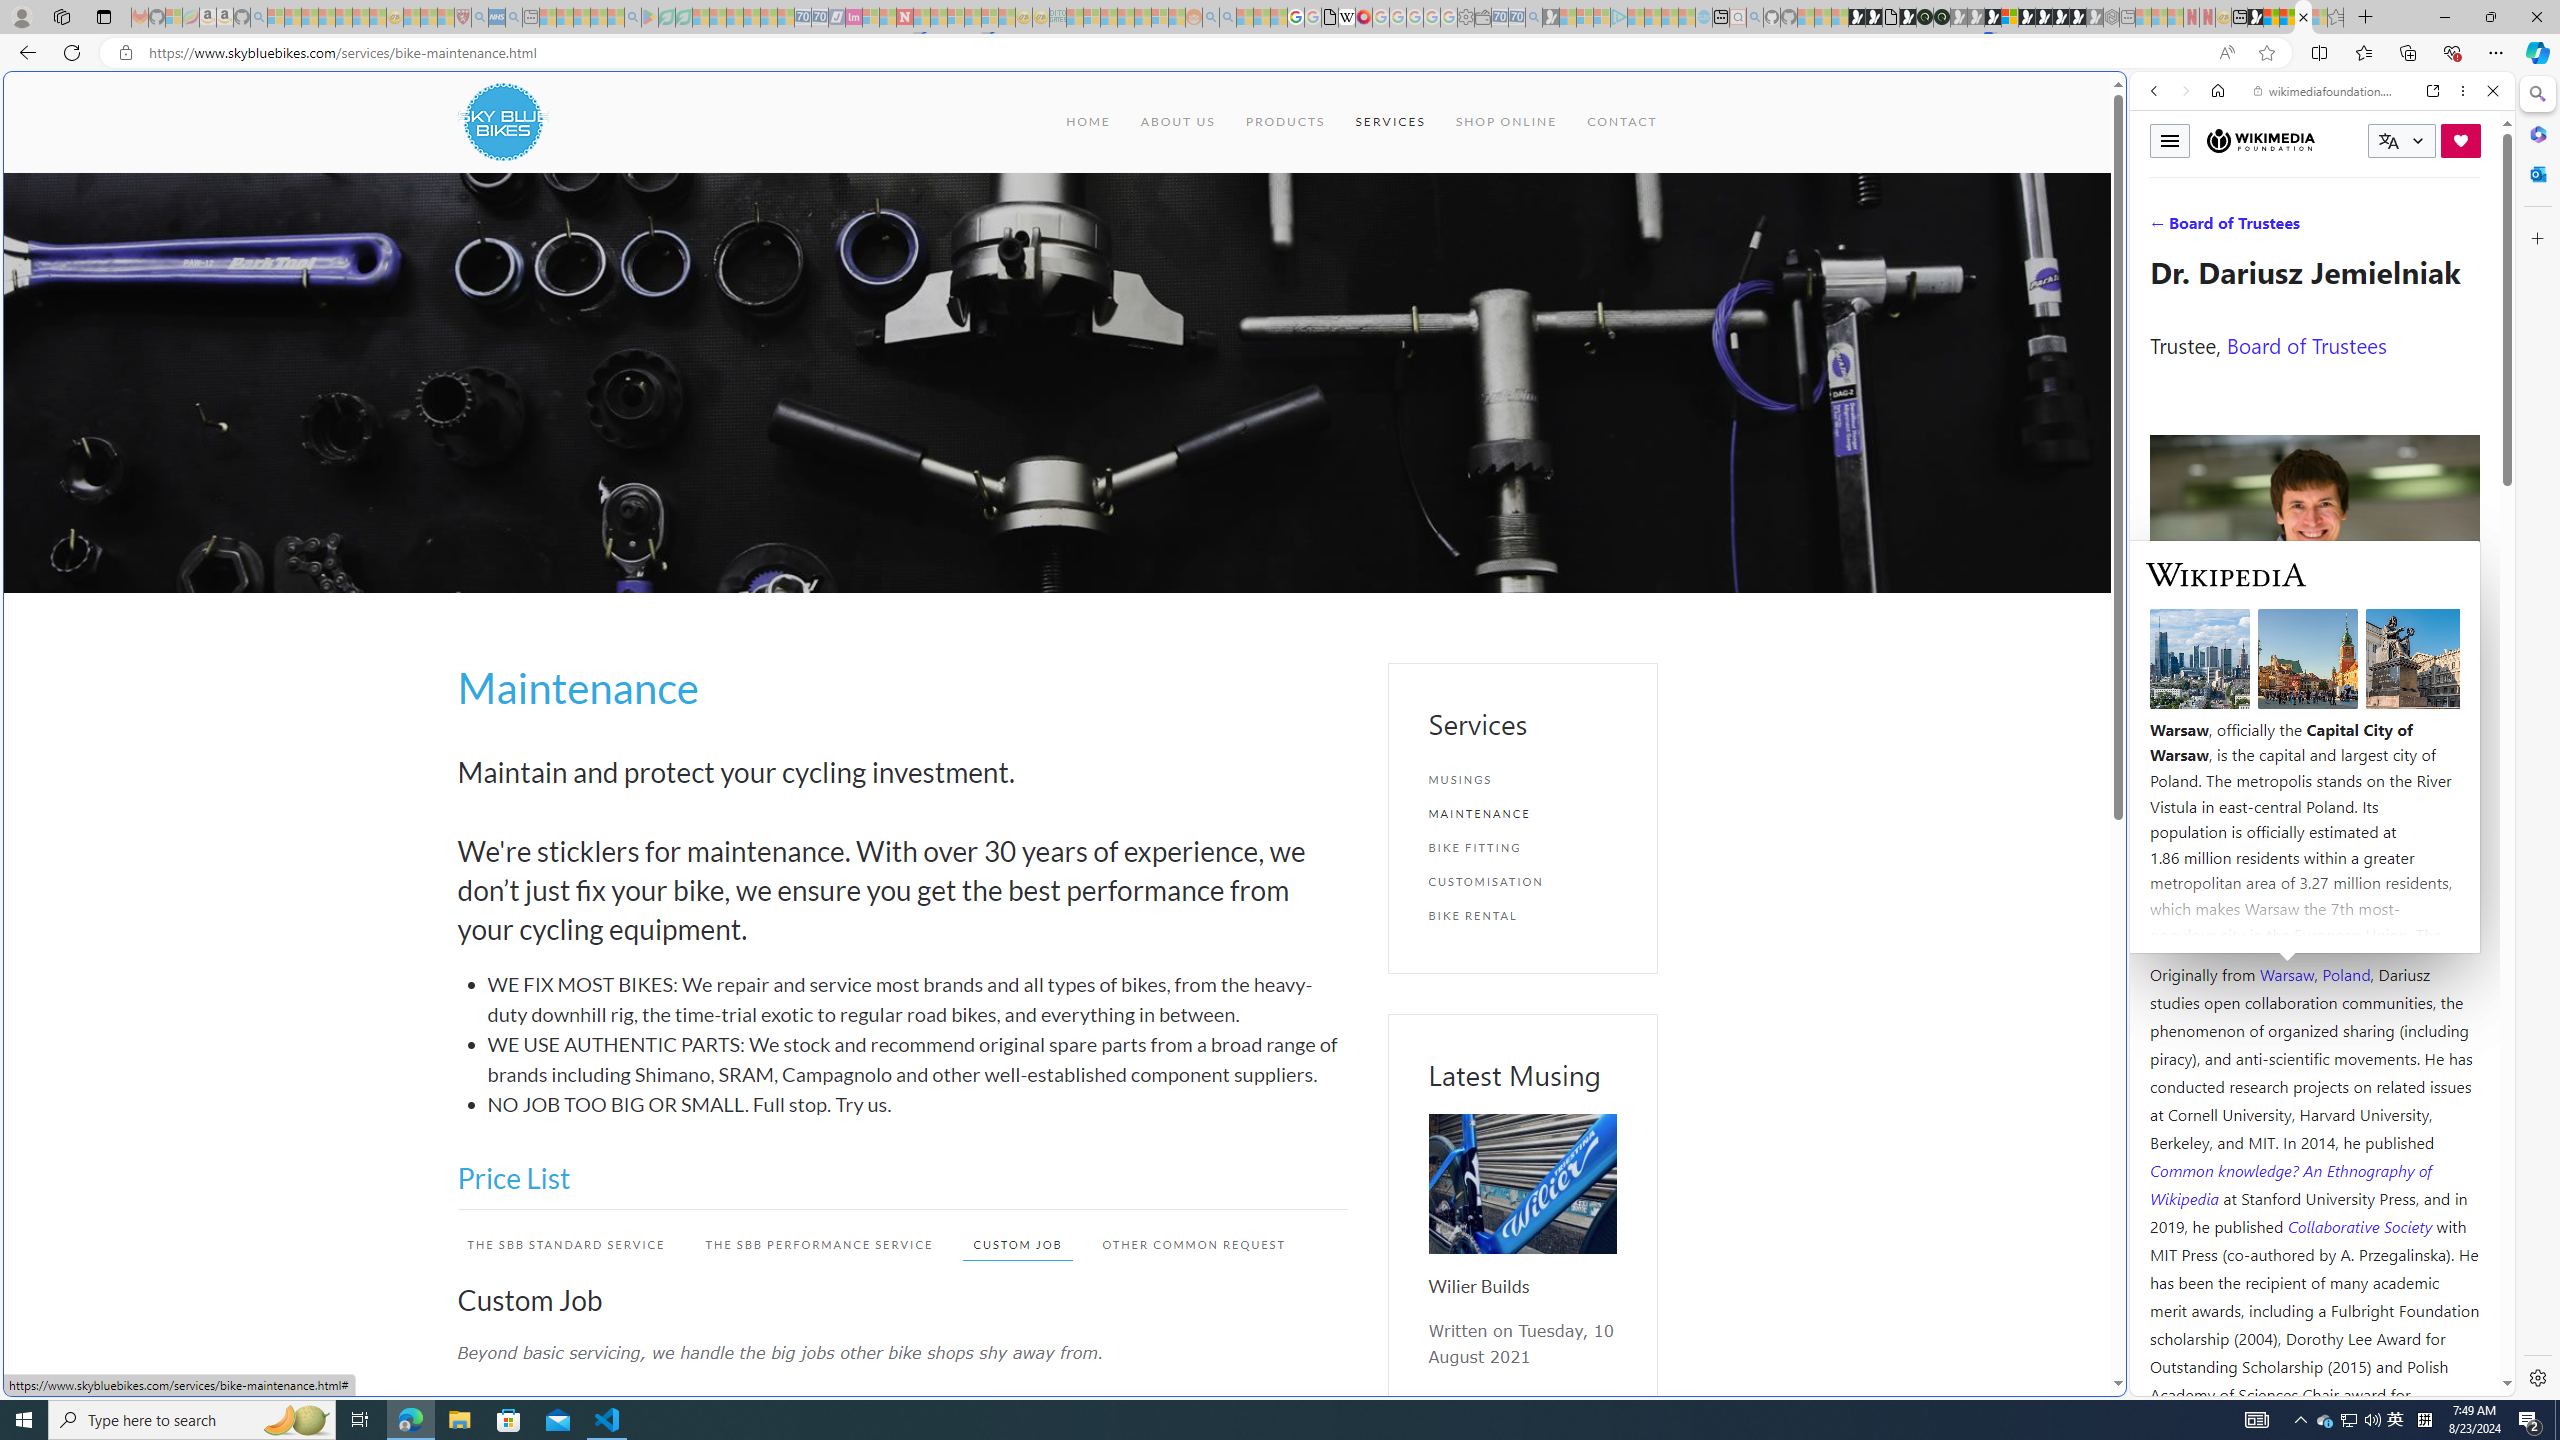 The width and height of the screenshot is (2560, 1440). Describe the element at coordinates (2302, 16) in the screenshot. I see `'Services - Maintenance | Sky Blue Bikes - Sky Blue Bikes'` at that location.